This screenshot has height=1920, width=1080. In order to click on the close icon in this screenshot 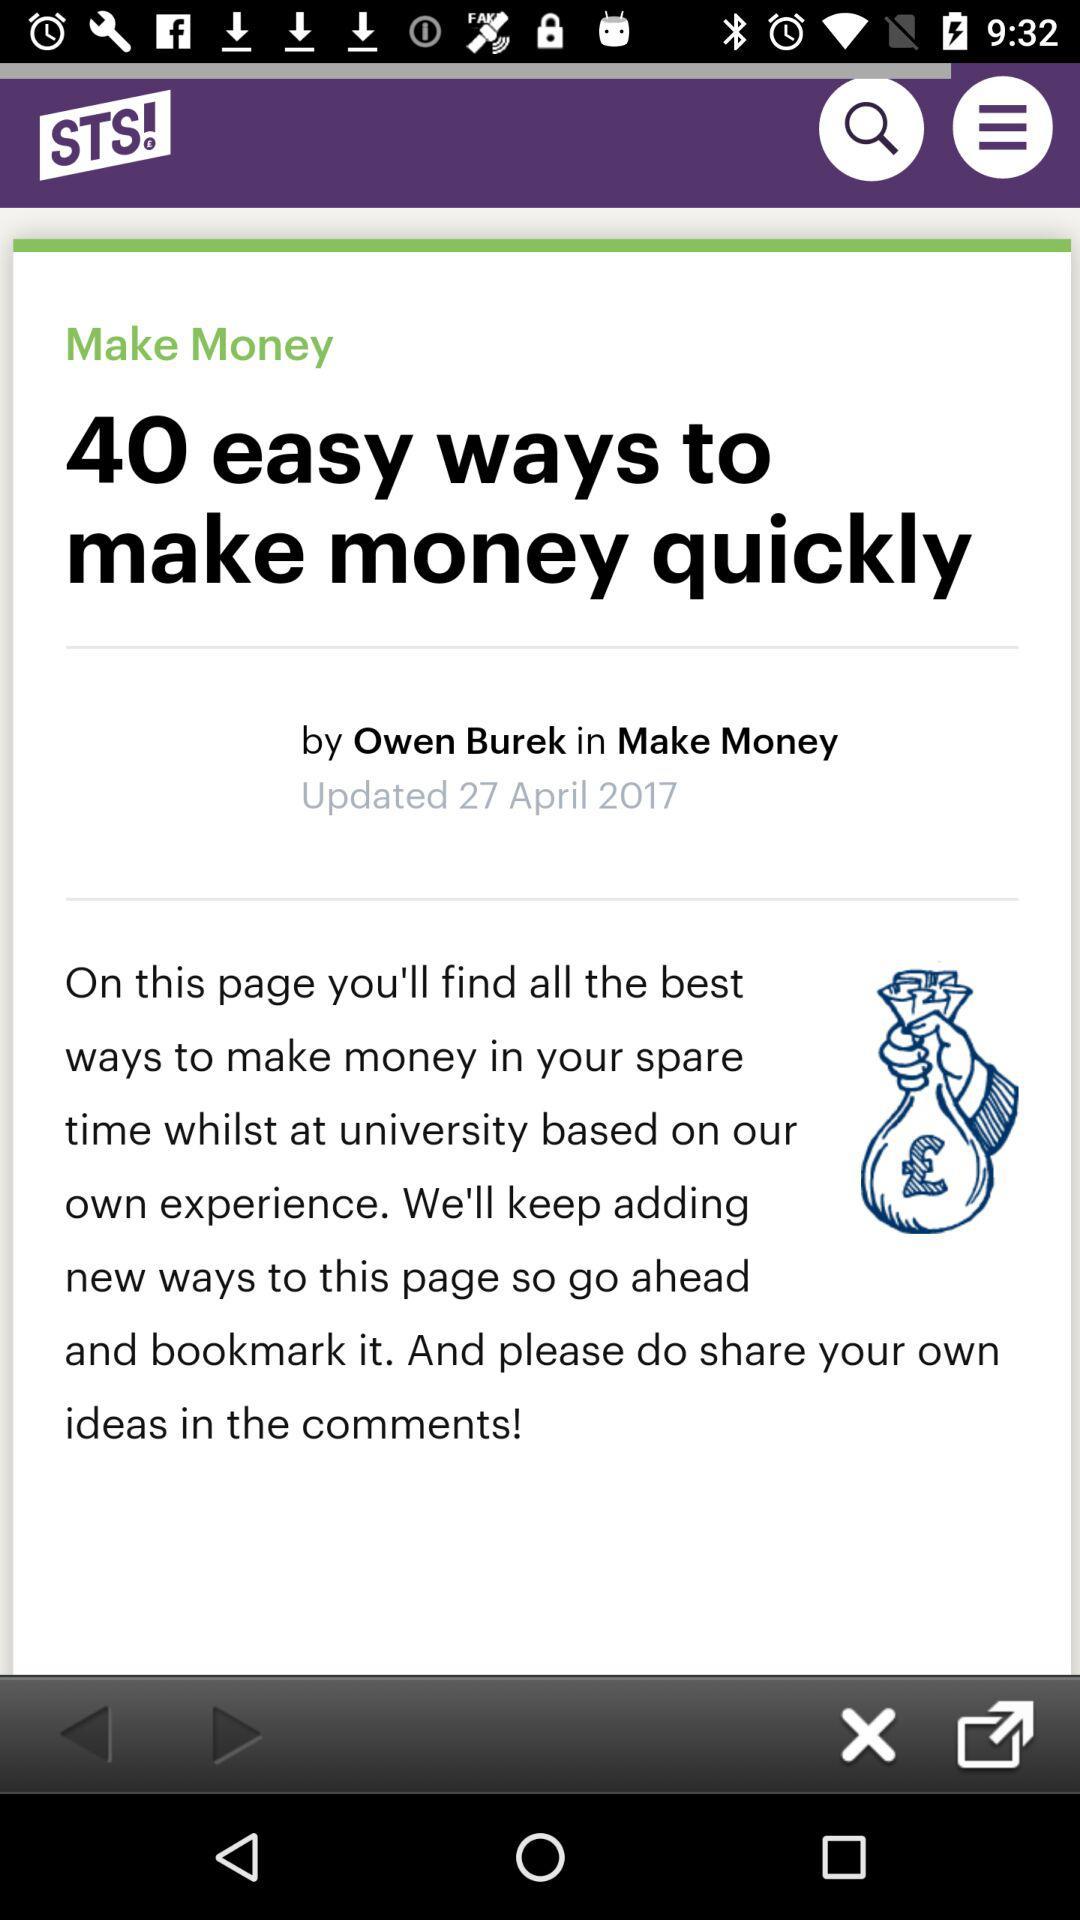, I will do `click(887, 1733)`.